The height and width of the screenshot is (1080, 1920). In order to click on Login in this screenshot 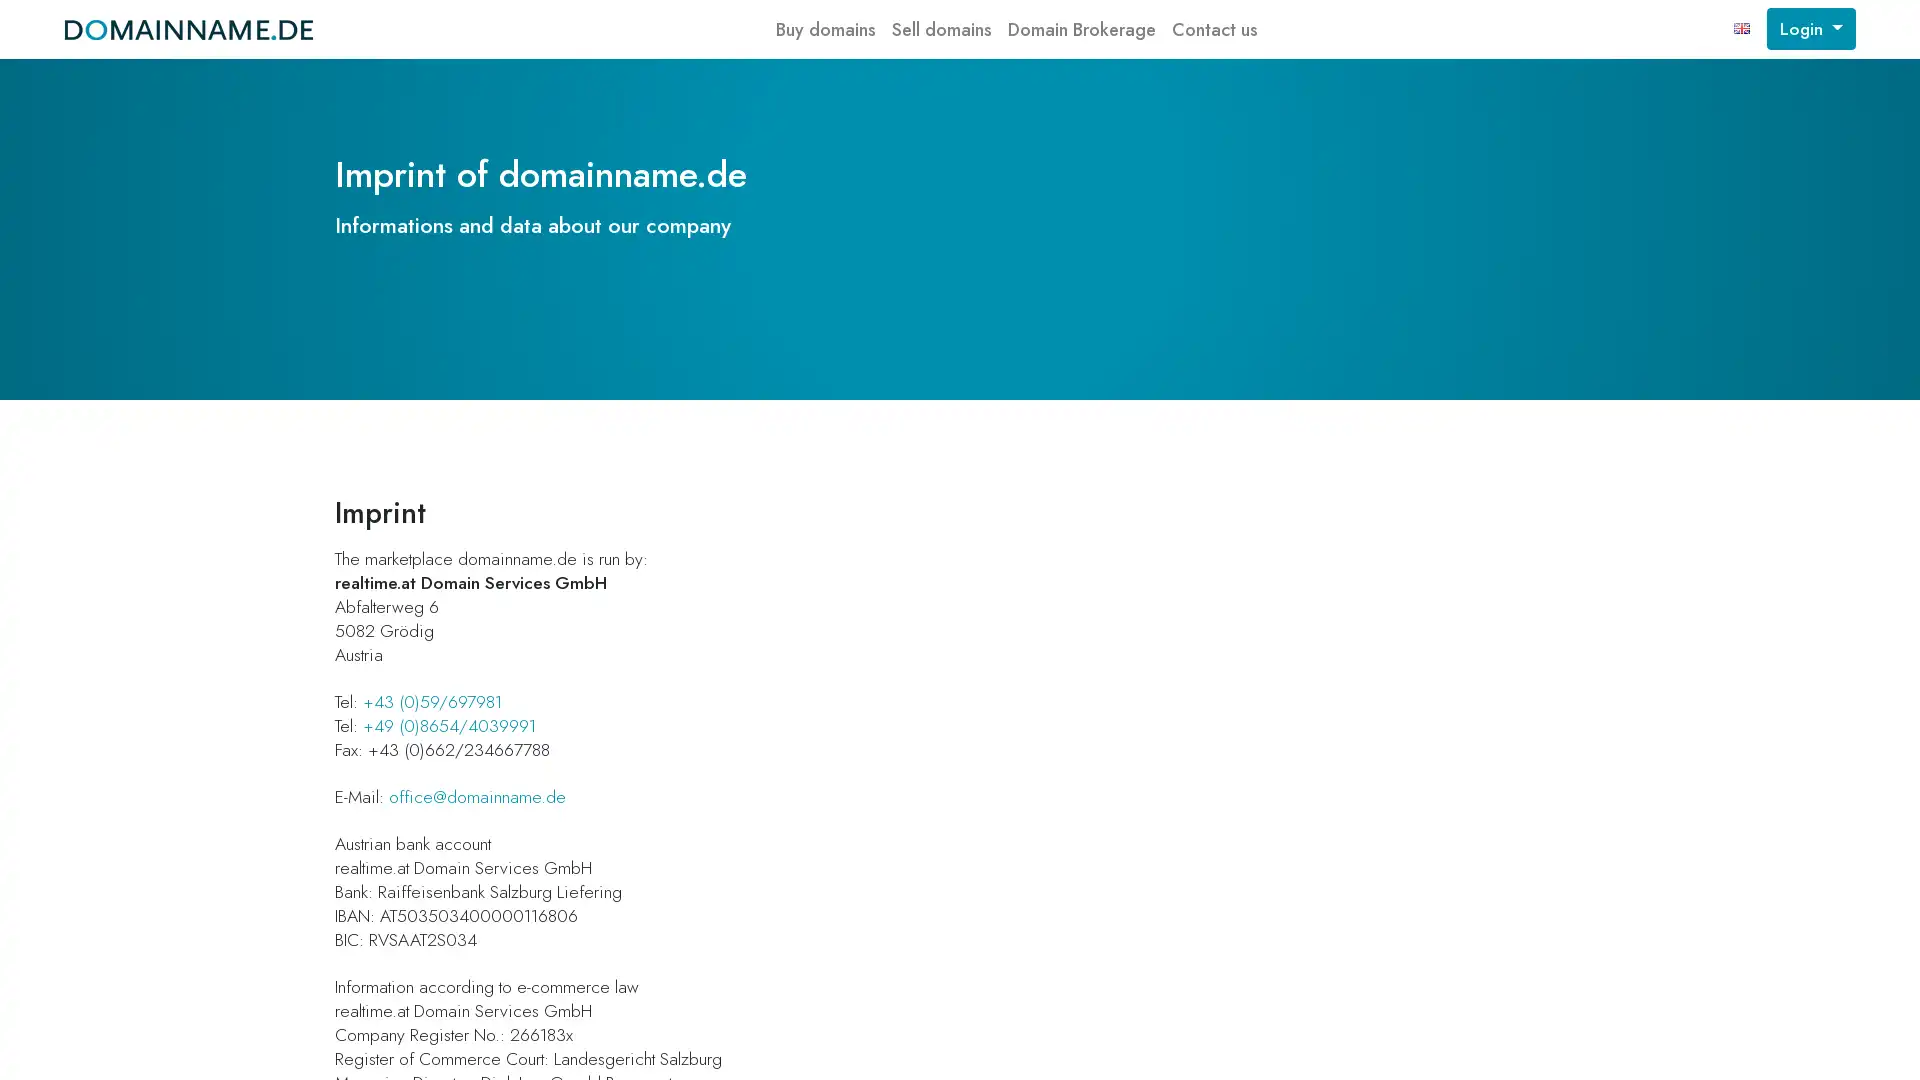, I will do `click(1810, 29)`.